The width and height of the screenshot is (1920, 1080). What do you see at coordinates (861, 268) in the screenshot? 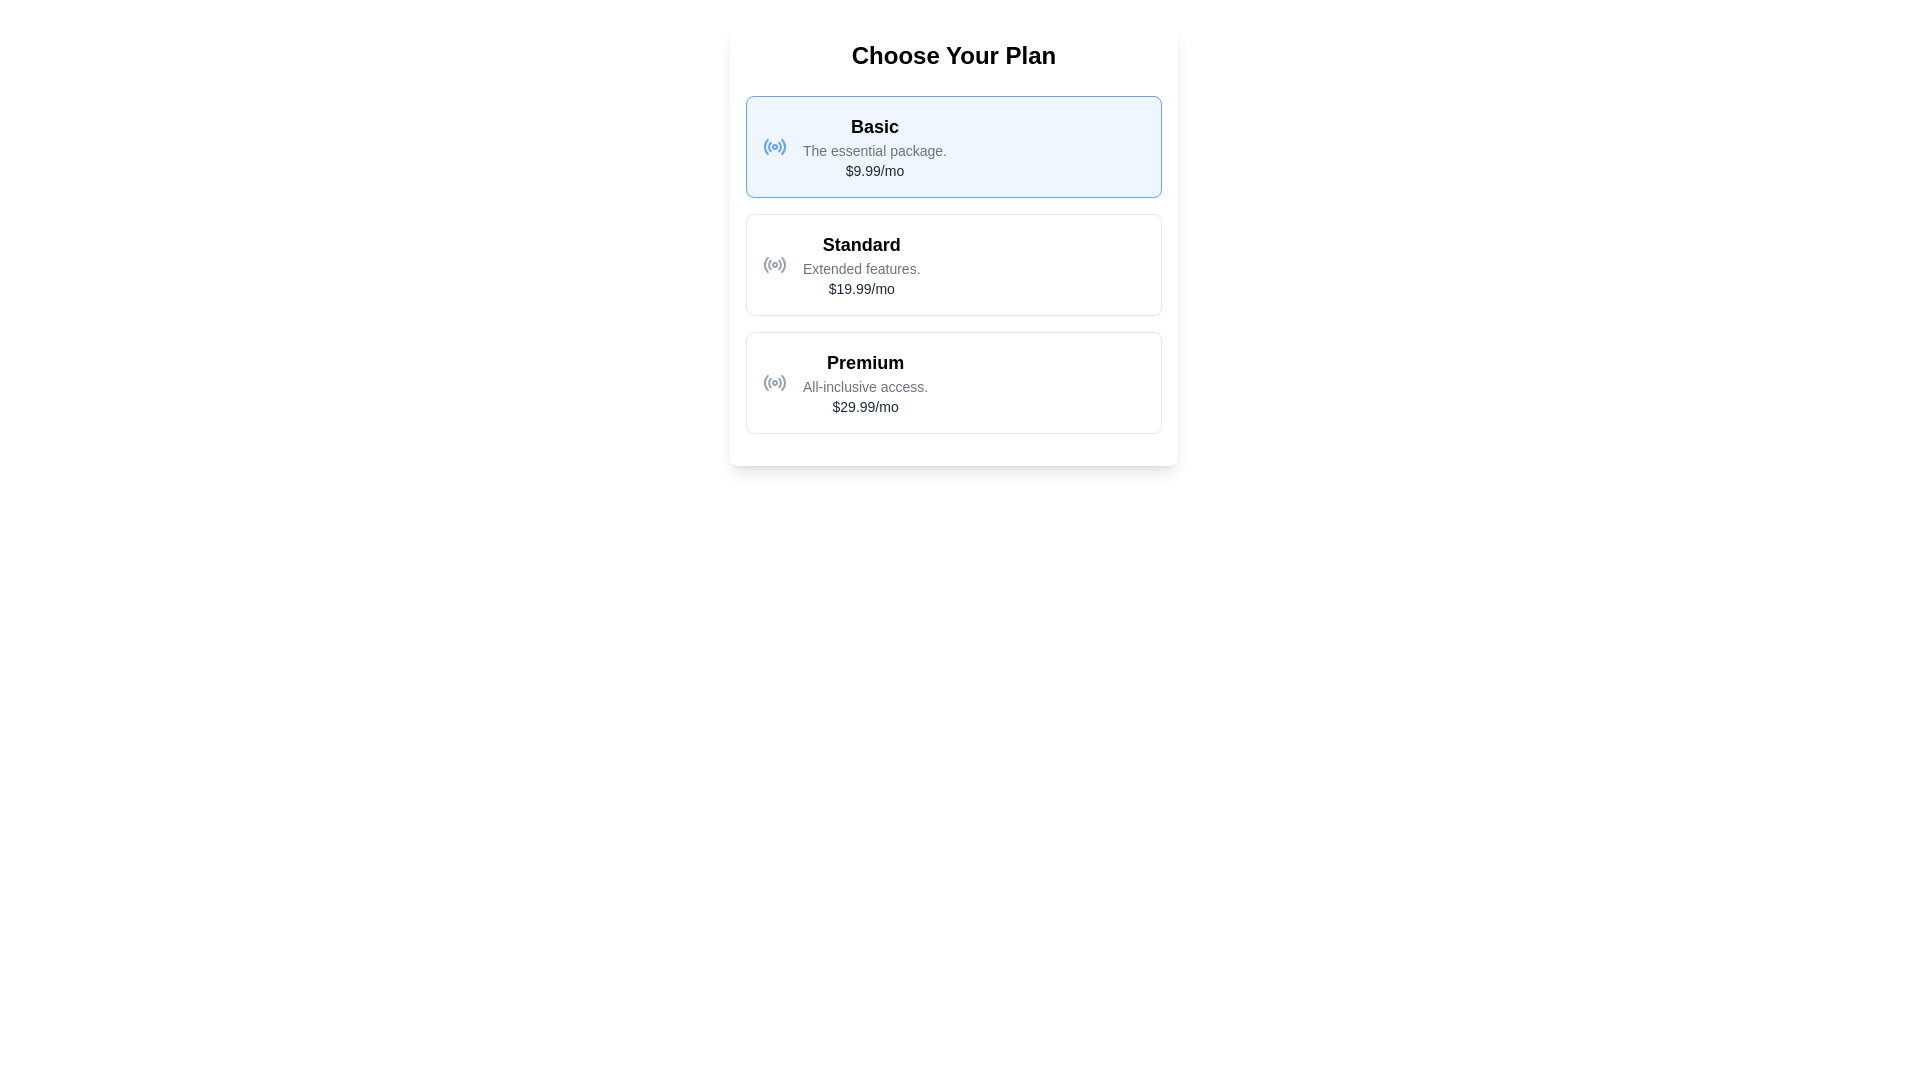
I see `descriptive text label about the 'Standard' plan, which is positioned between the 'Standard' title and the price information` at bounding box center [861, 268].